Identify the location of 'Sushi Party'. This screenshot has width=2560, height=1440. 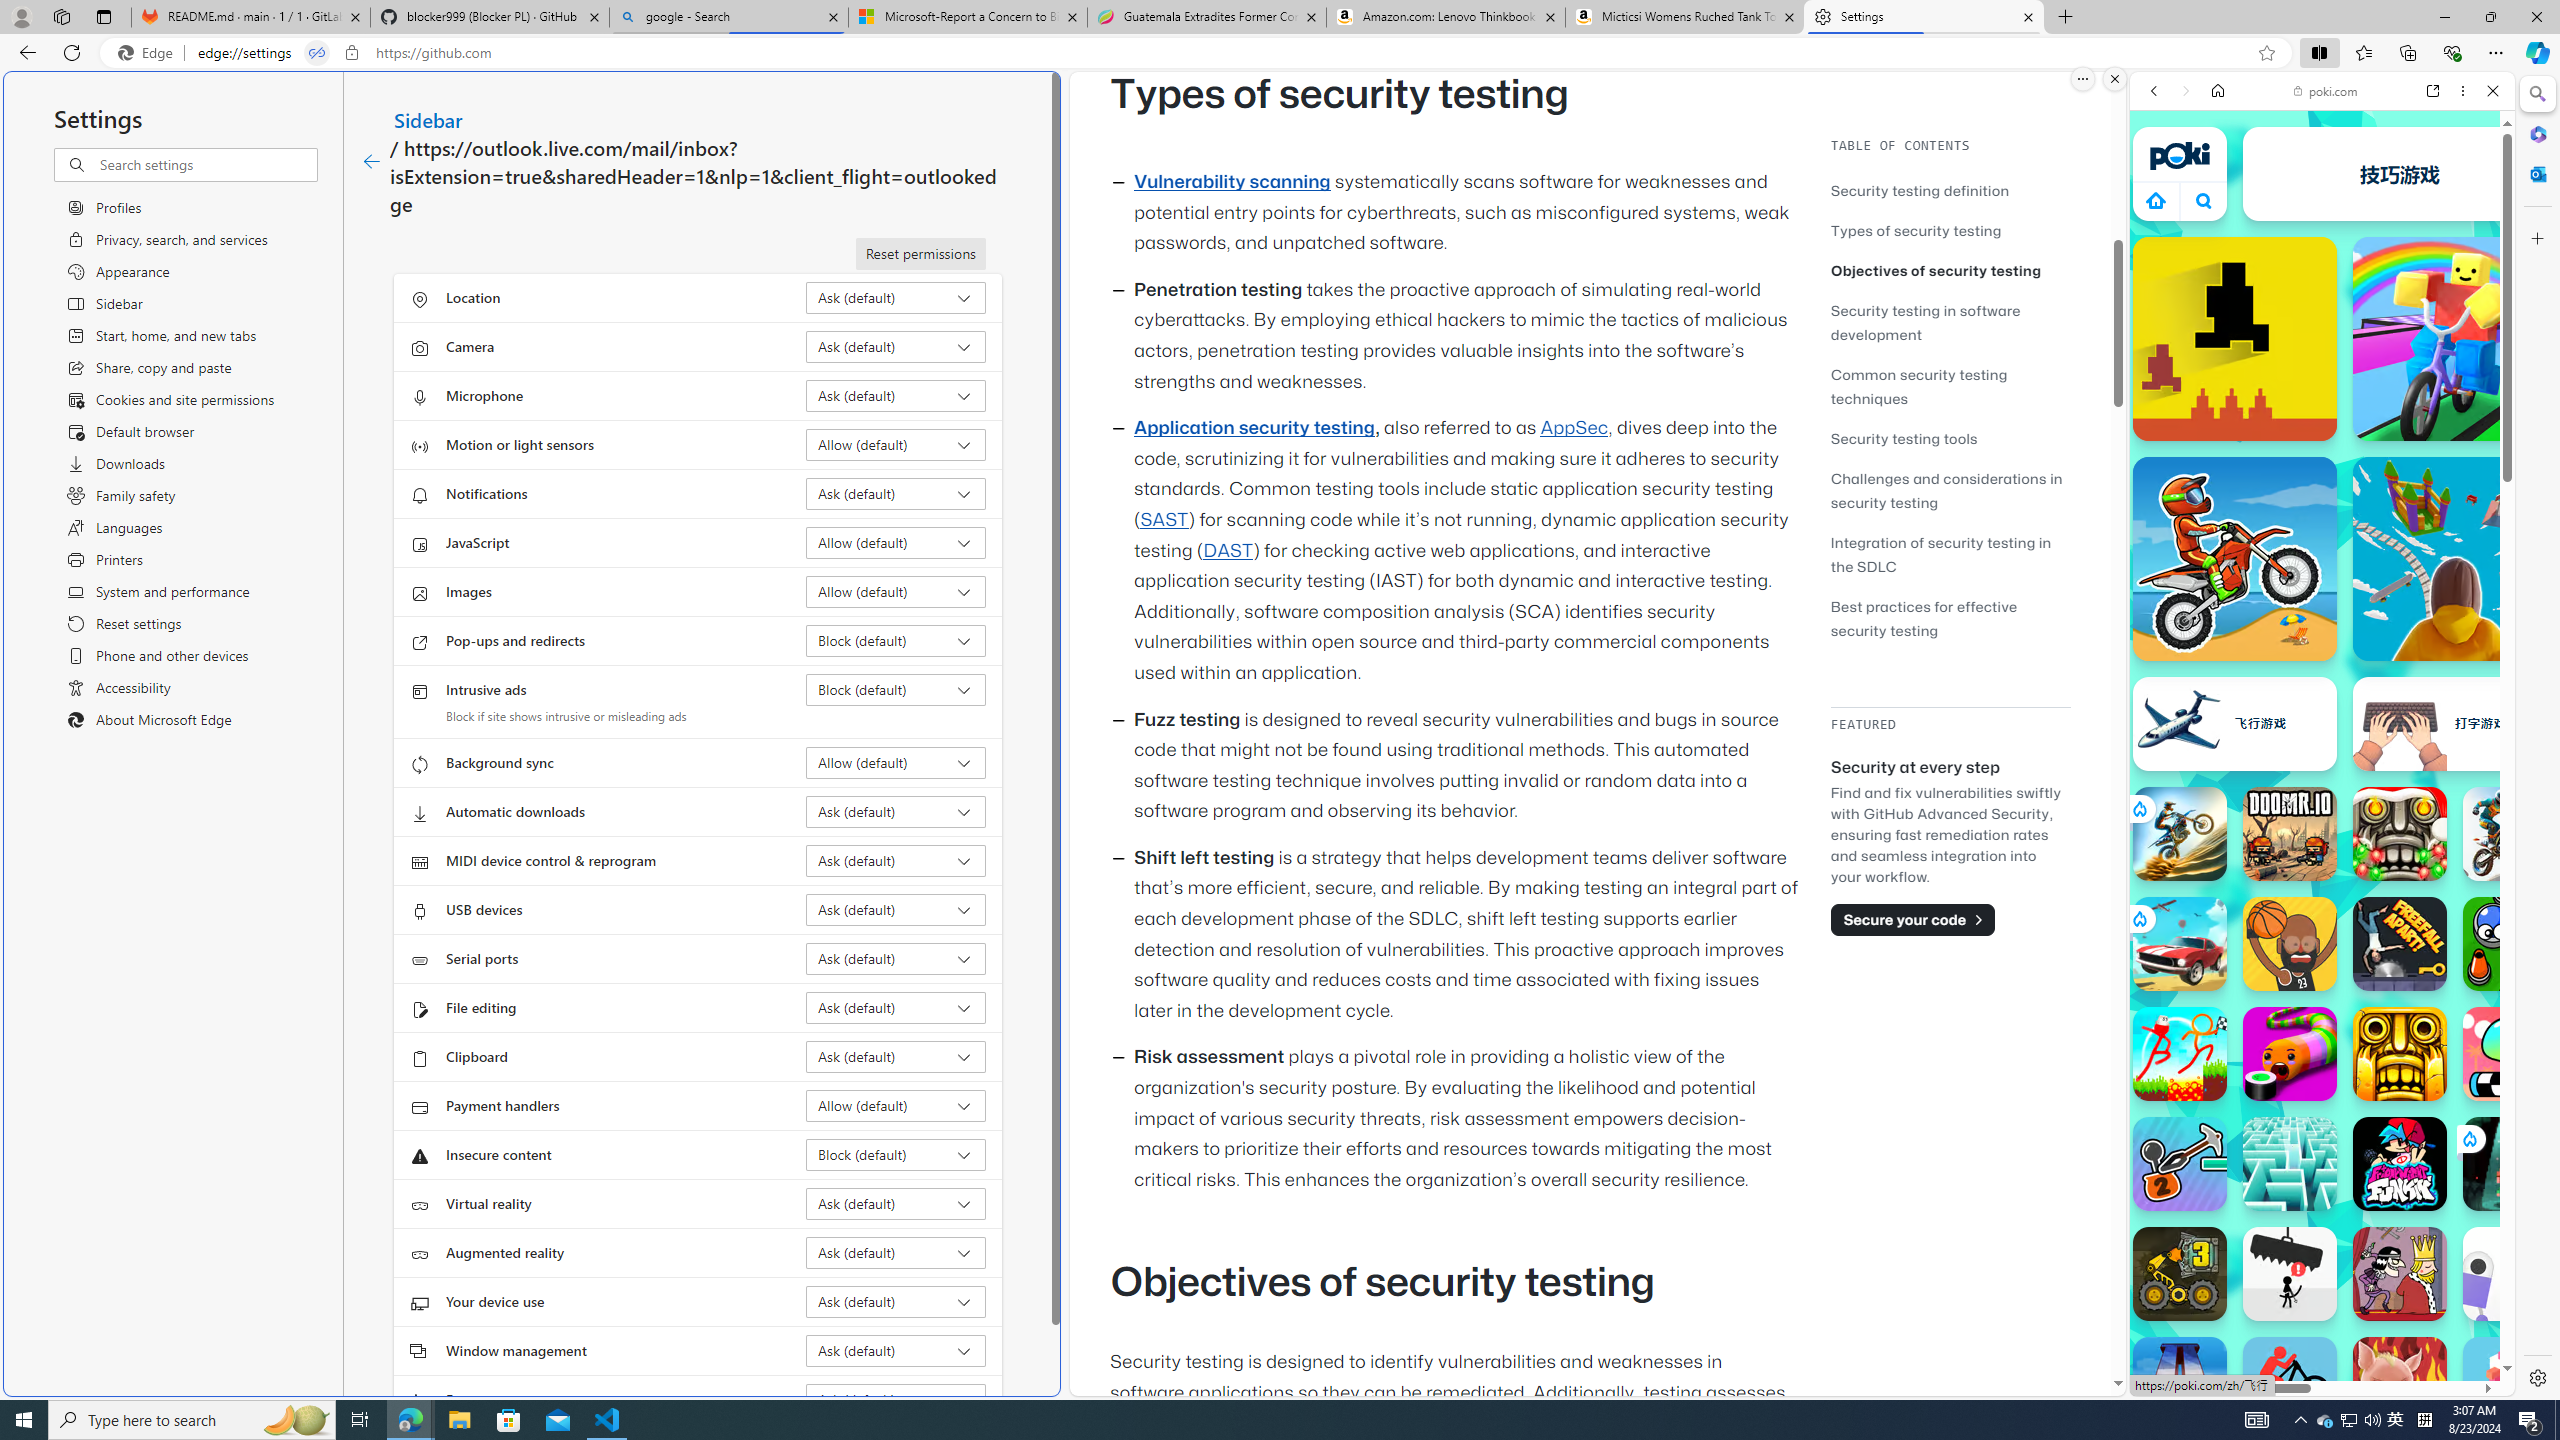
(2288, 1053).